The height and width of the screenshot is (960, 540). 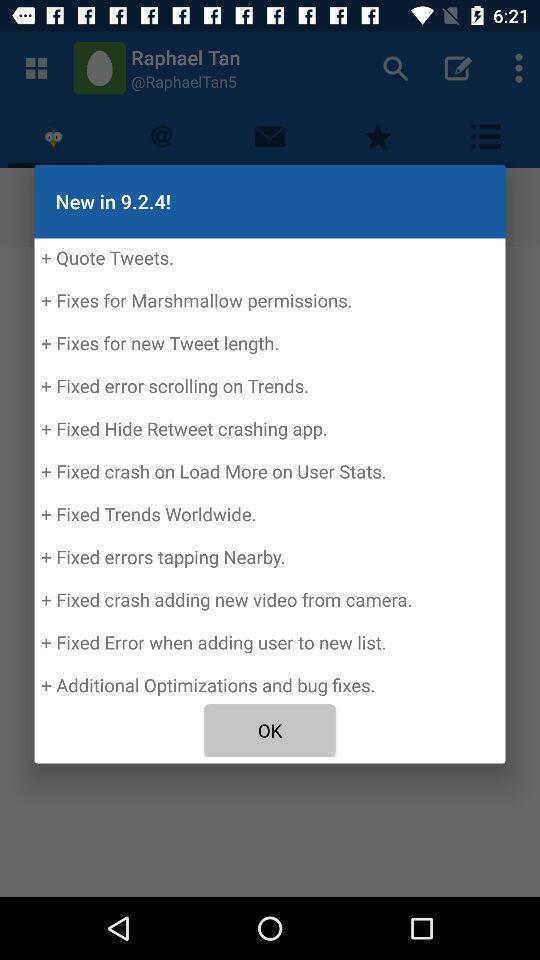 What do you see at coordinates (270, 729) in the screenshot?
I see `the icon below the quote tweets fixes icon` at bounding box center [270, 729].